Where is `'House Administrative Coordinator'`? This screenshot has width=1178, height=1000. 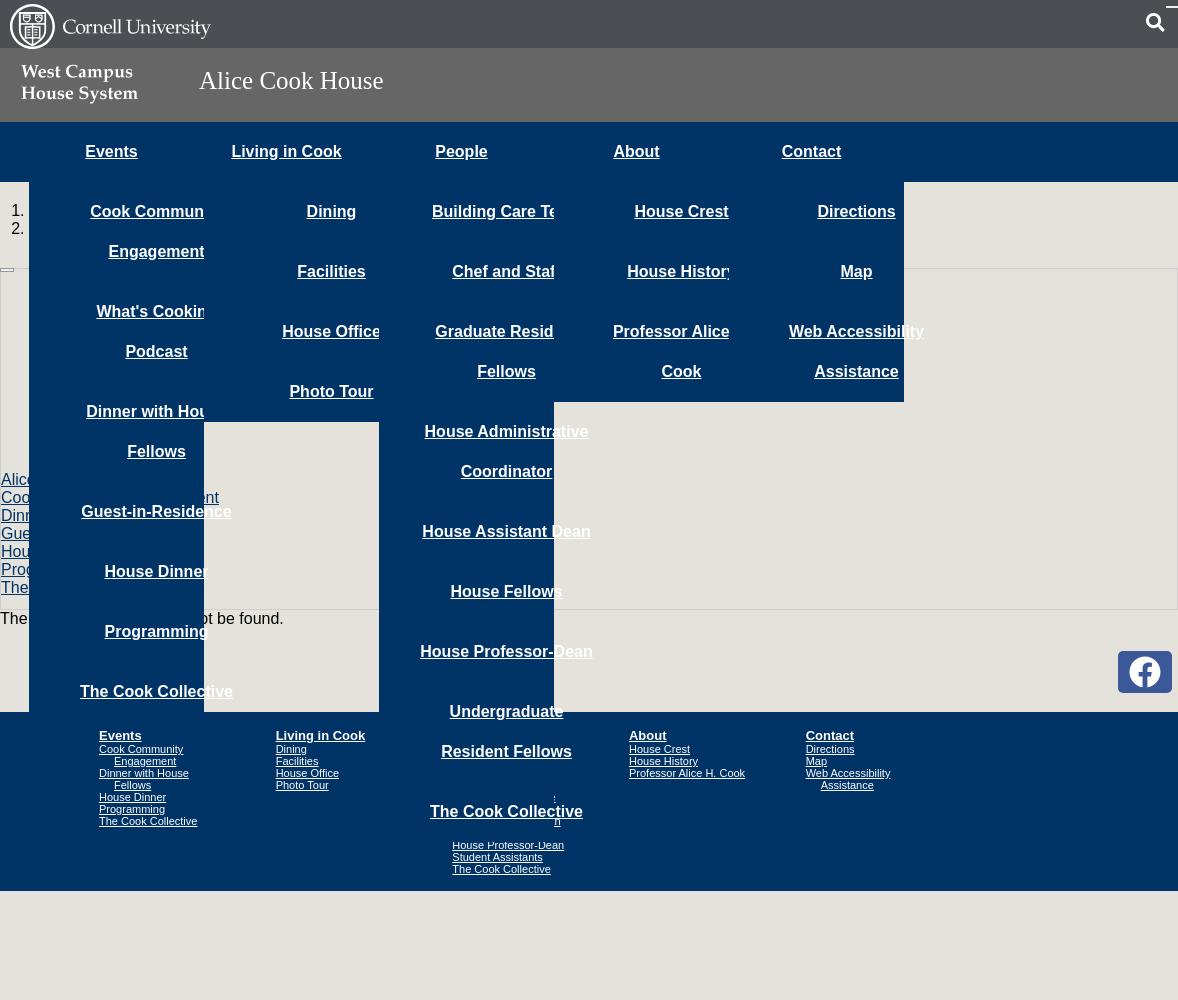 'House Administrative Coordinator' is located at coordinates (505, 450).